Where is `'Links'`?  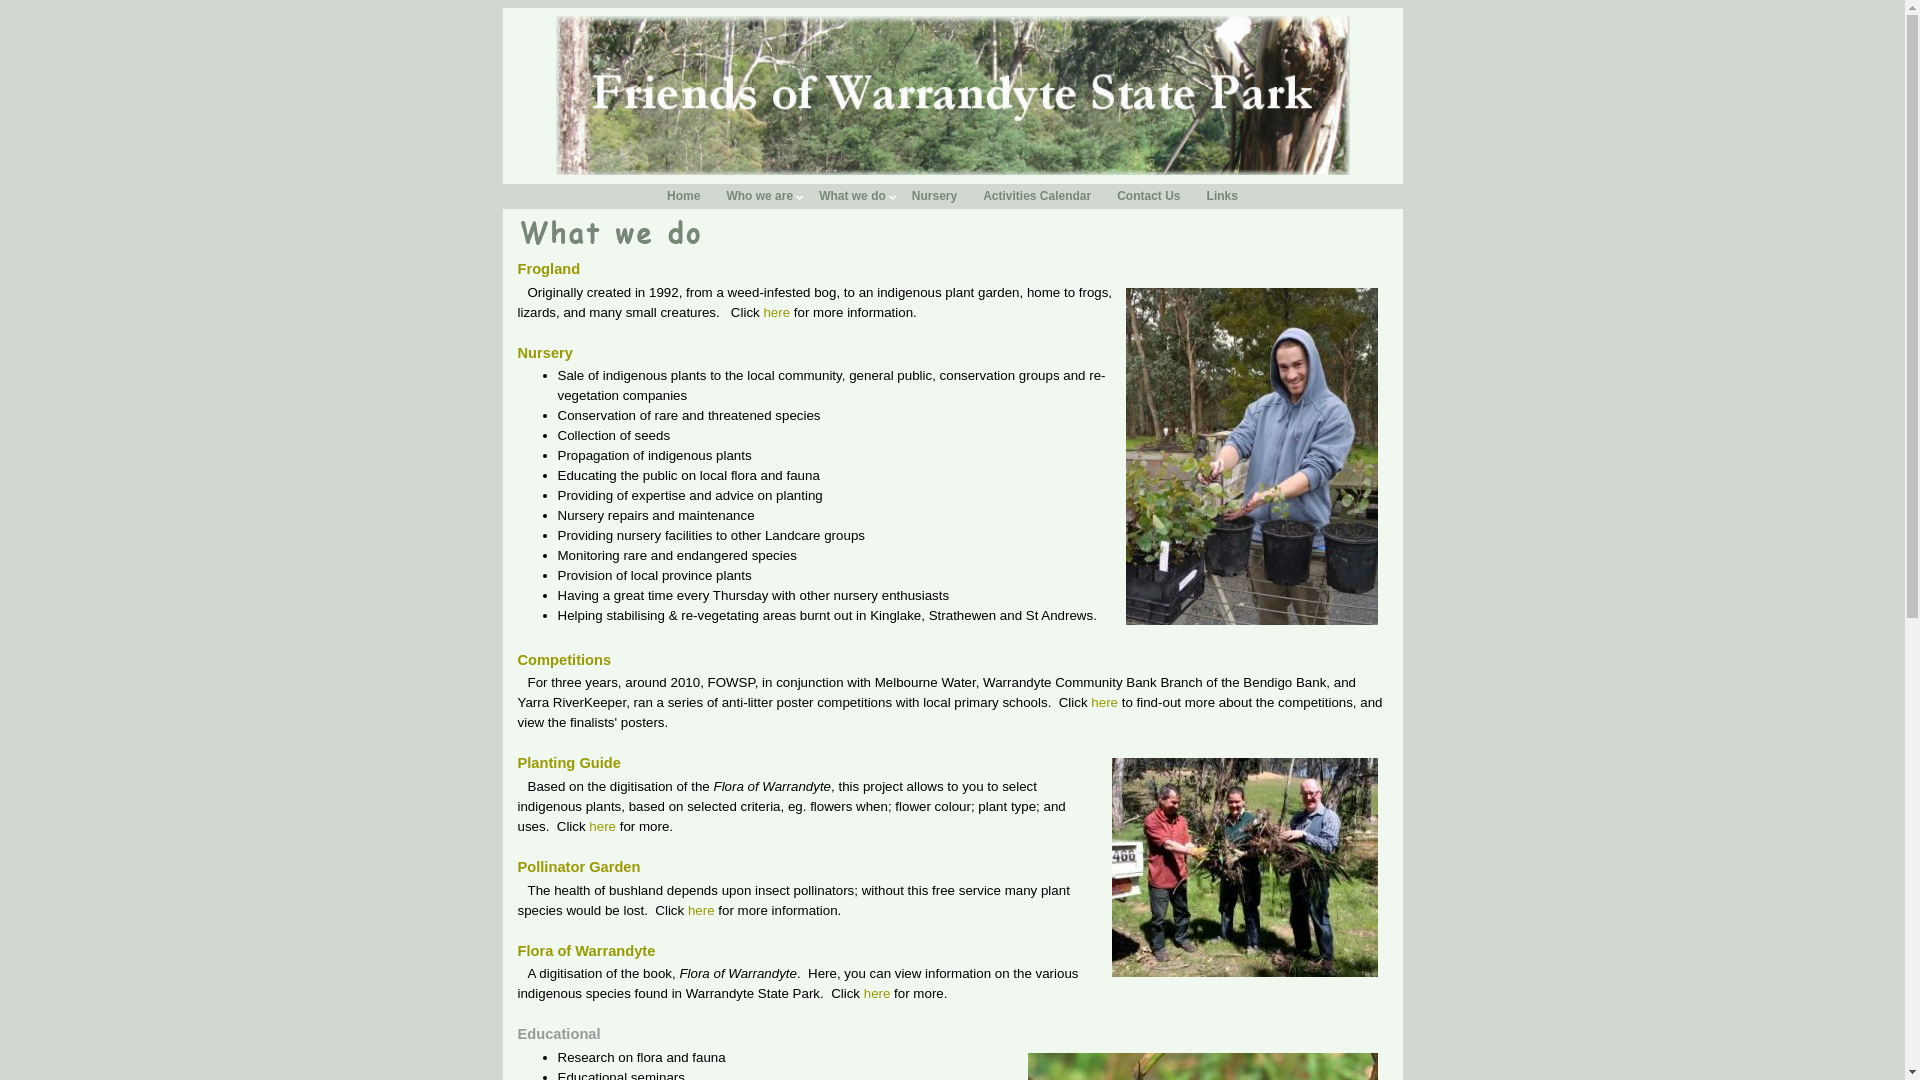 'Links' is located at coordinates (1221, 196).